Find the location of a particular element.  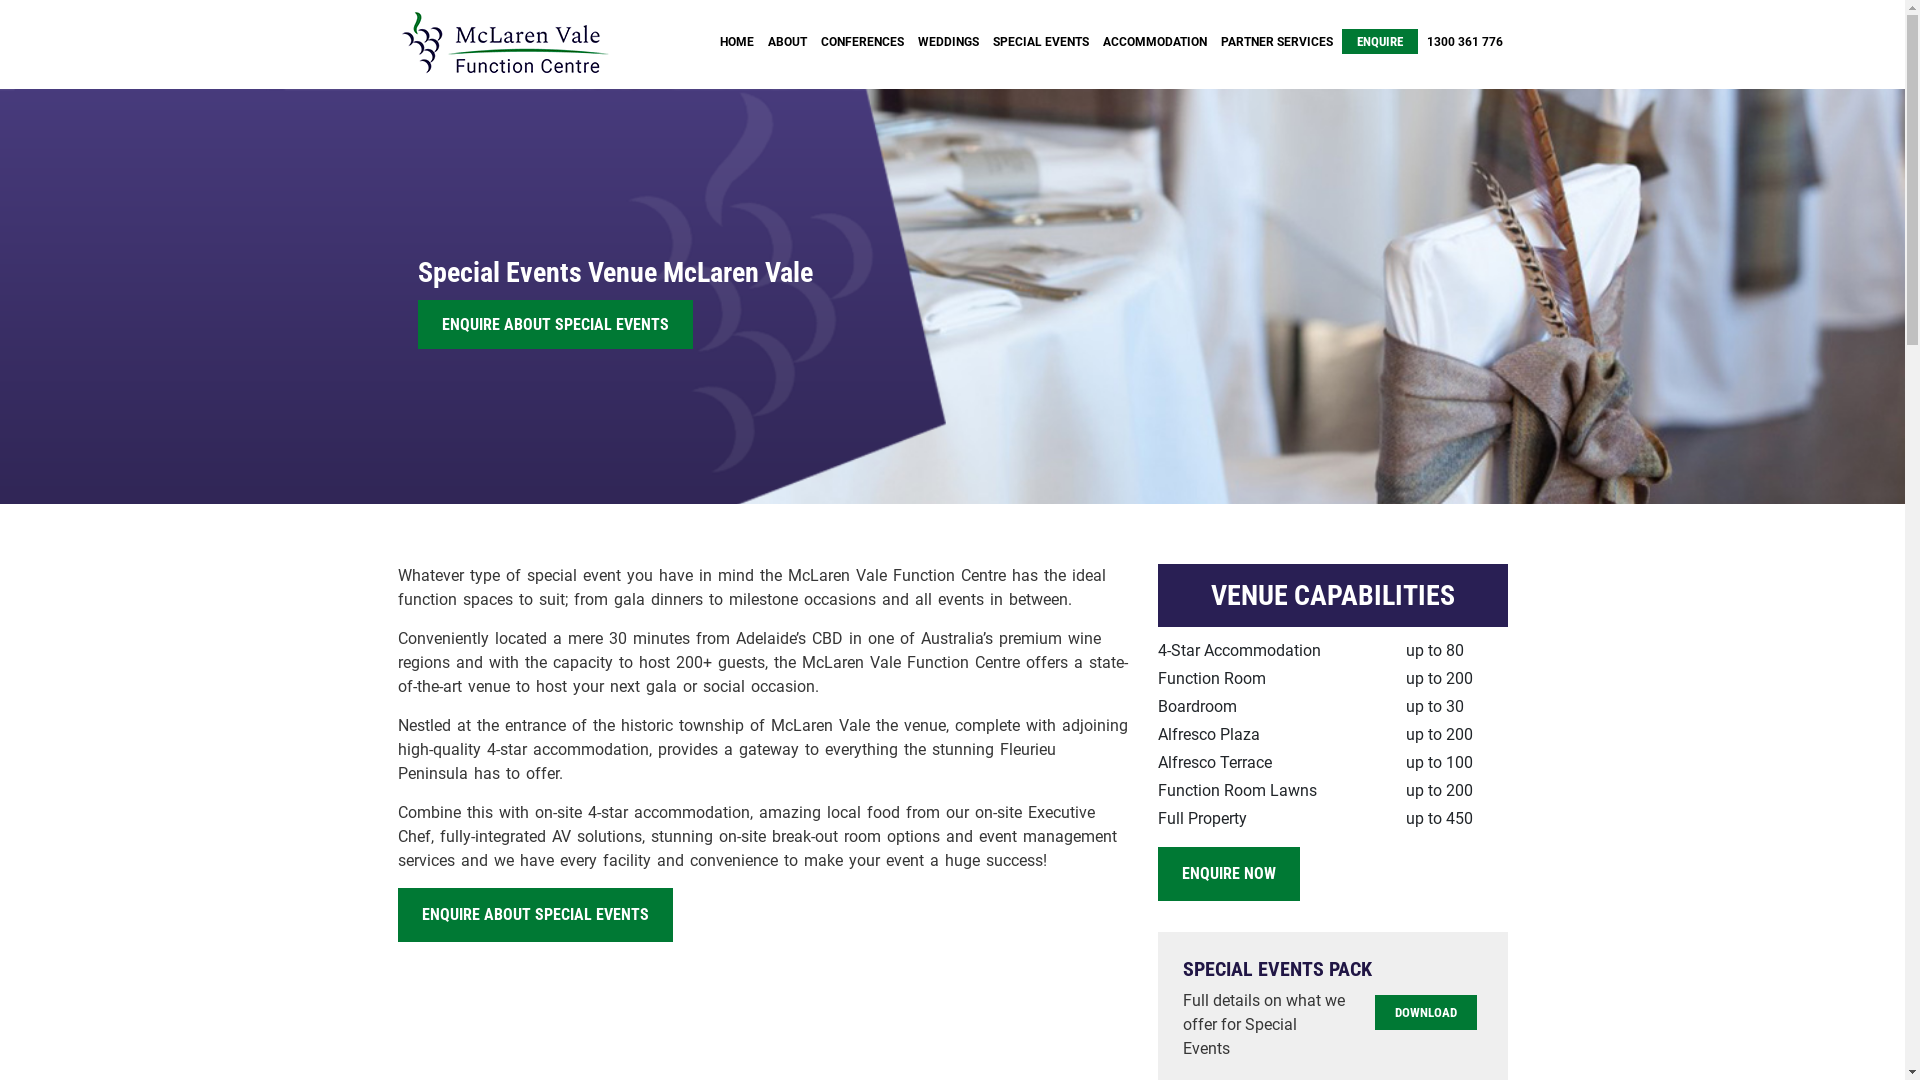

'SPECIAL EVENTS' is located at coordinates (1040, 42).